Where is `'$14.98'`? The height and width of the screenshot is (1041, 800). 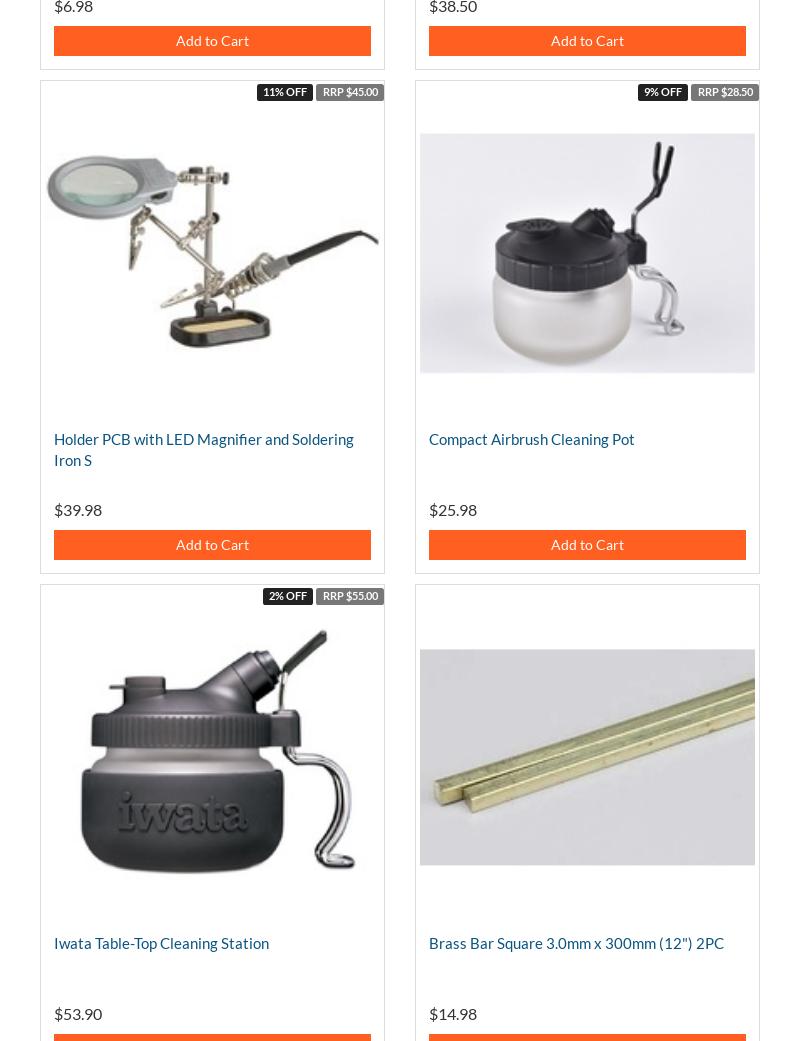 '$14.98' is located at coordinates (429, 1012).